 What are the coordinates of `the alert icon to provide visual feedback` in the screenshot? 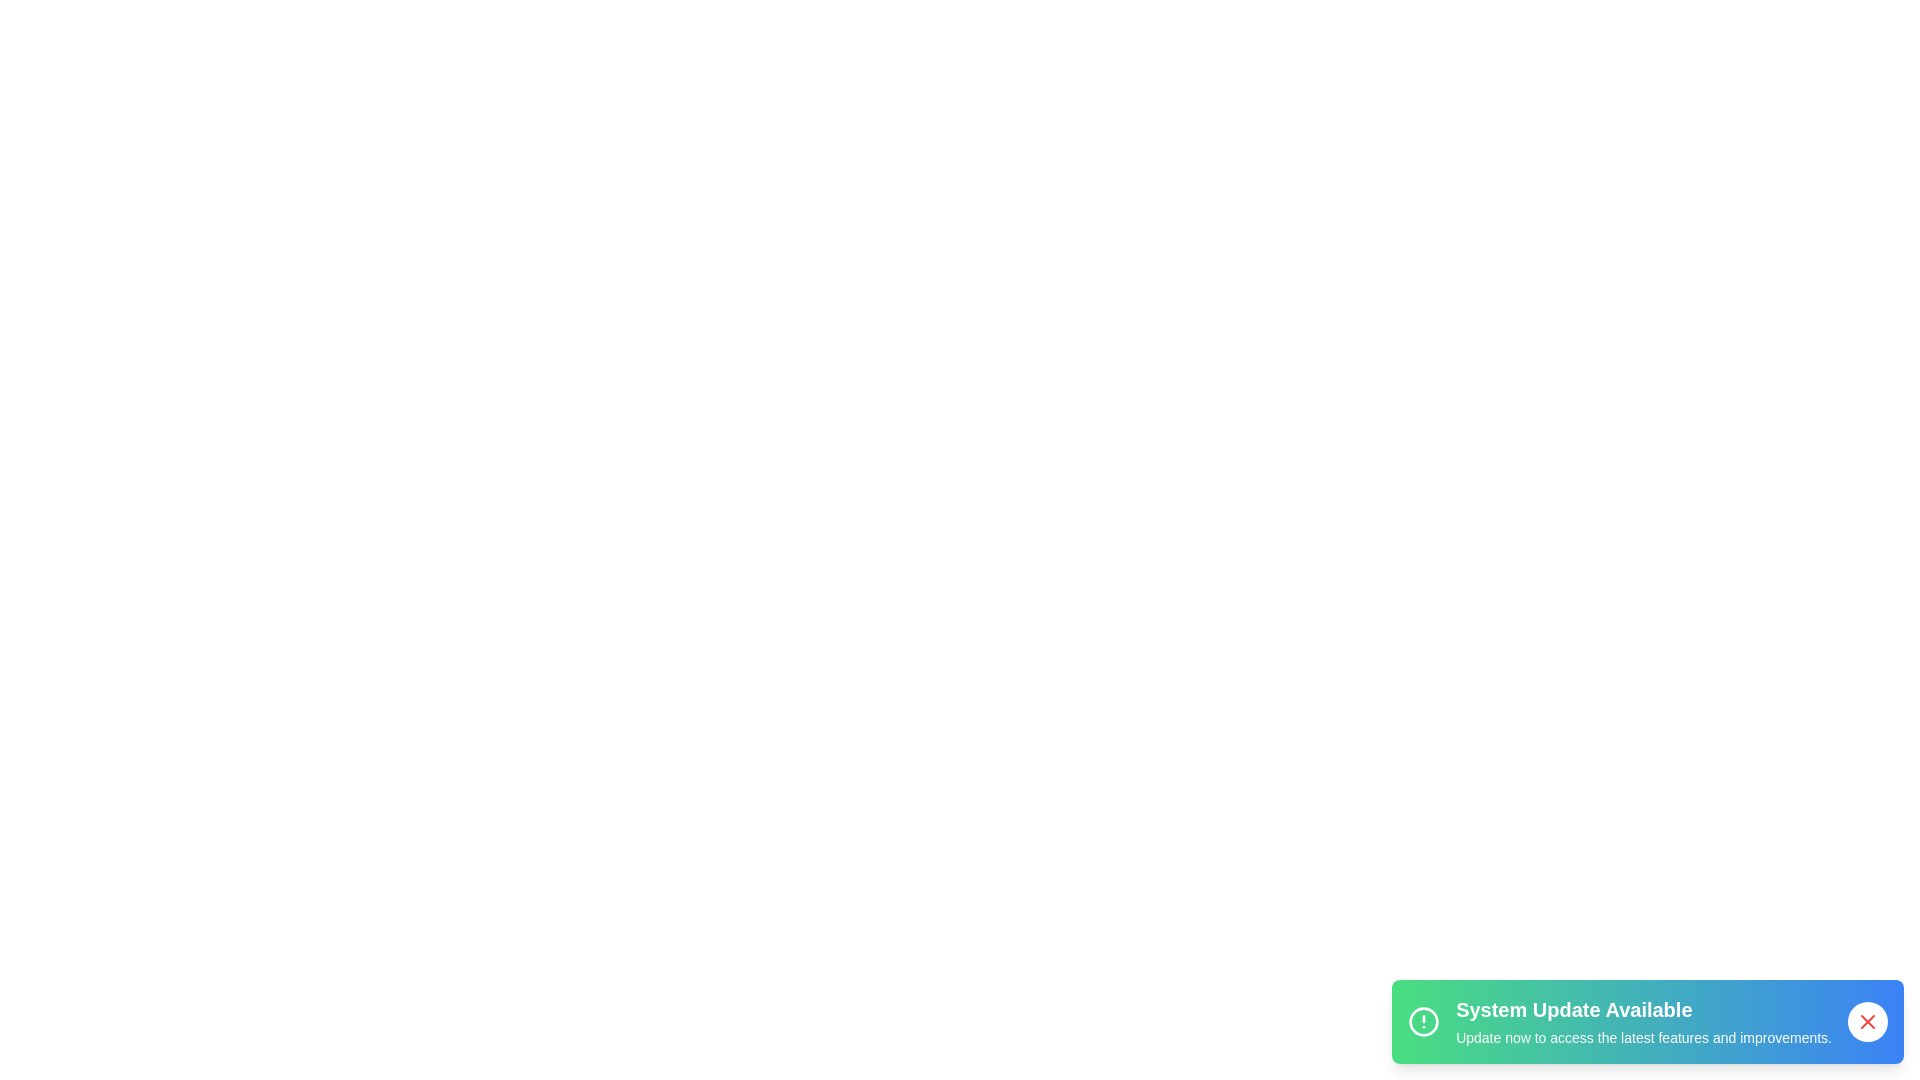 It's located at (1423, 1022).